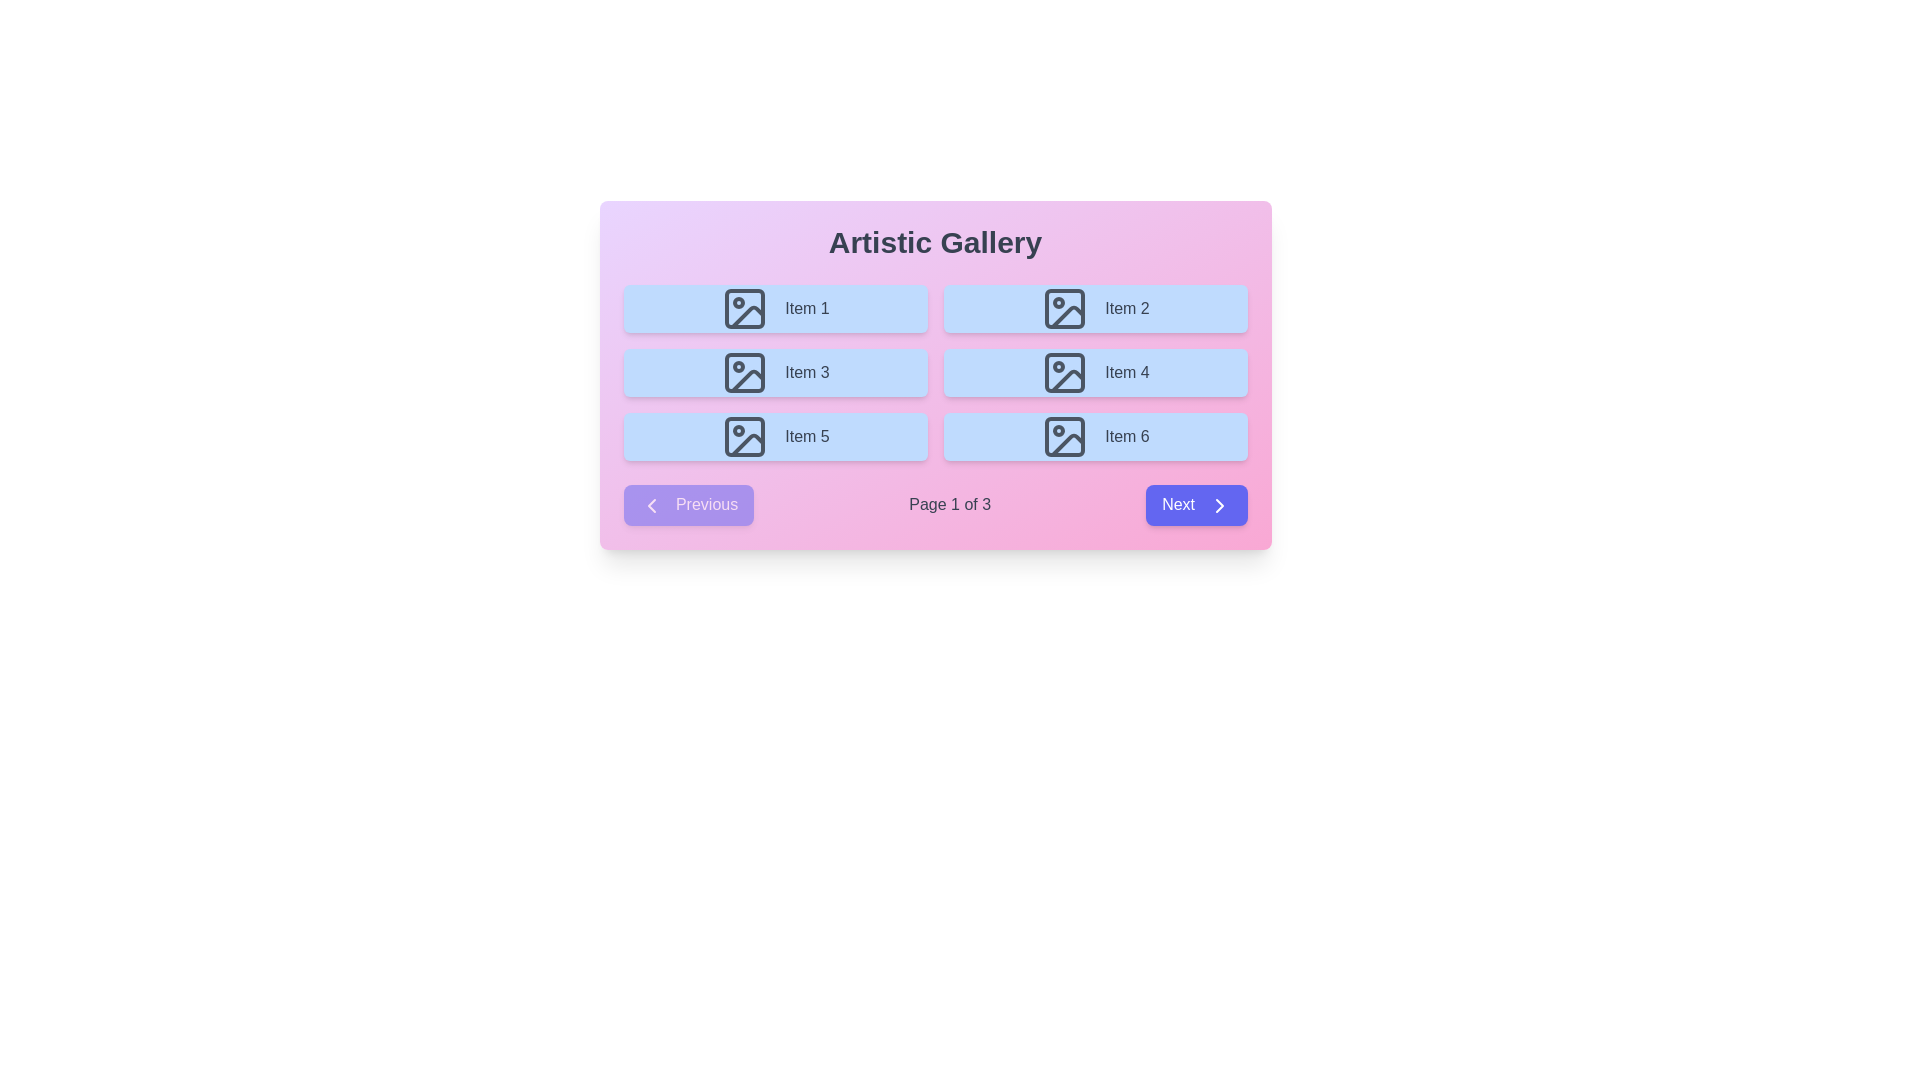  Describe the element at coordinates (774, 373) in the screenshot. I see `the rectangular card with a light blue background, rounded corners, and an image icon, labeled 'Item 3', located in the second row, first column of the grid layout` at that location.